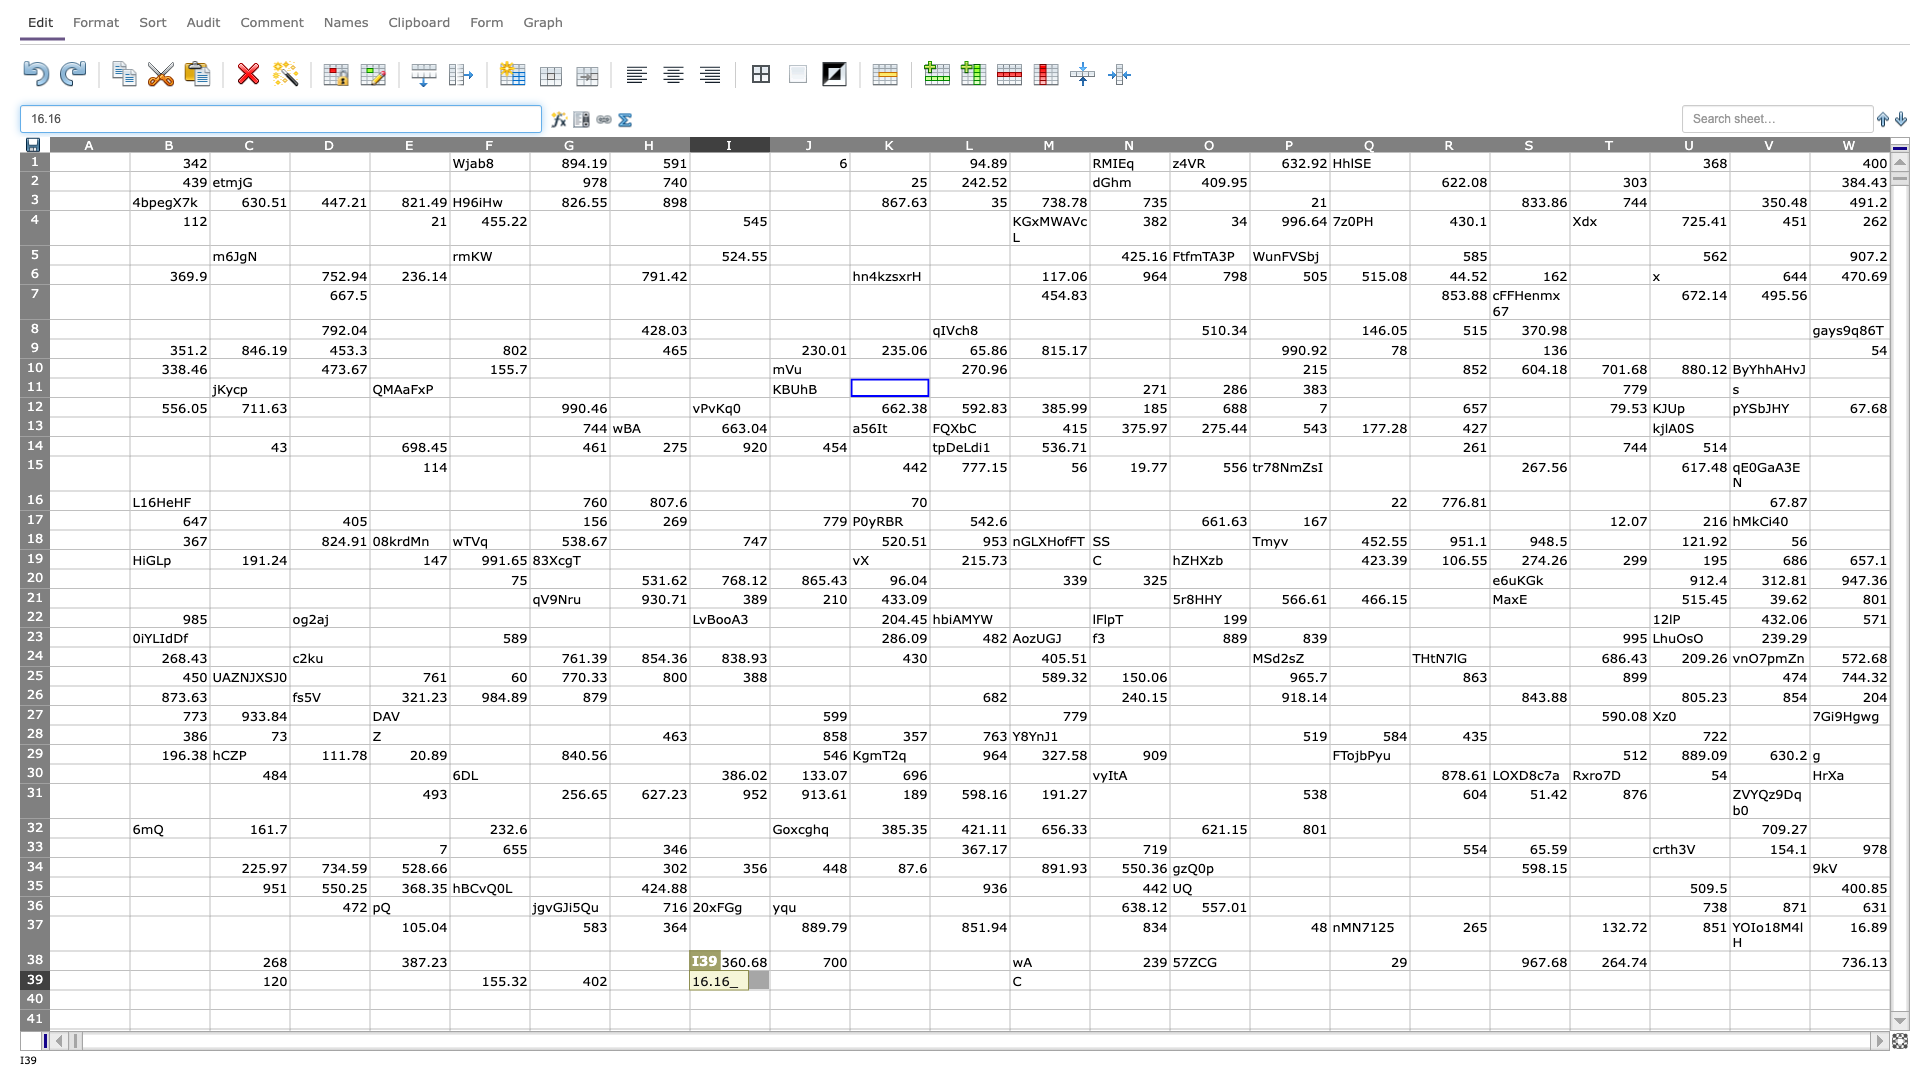 This screenshot has height=1080, width=1920. Describe the element at coordinates (768, 979) in the screenshot. I see `Left margin of J39` at that location.